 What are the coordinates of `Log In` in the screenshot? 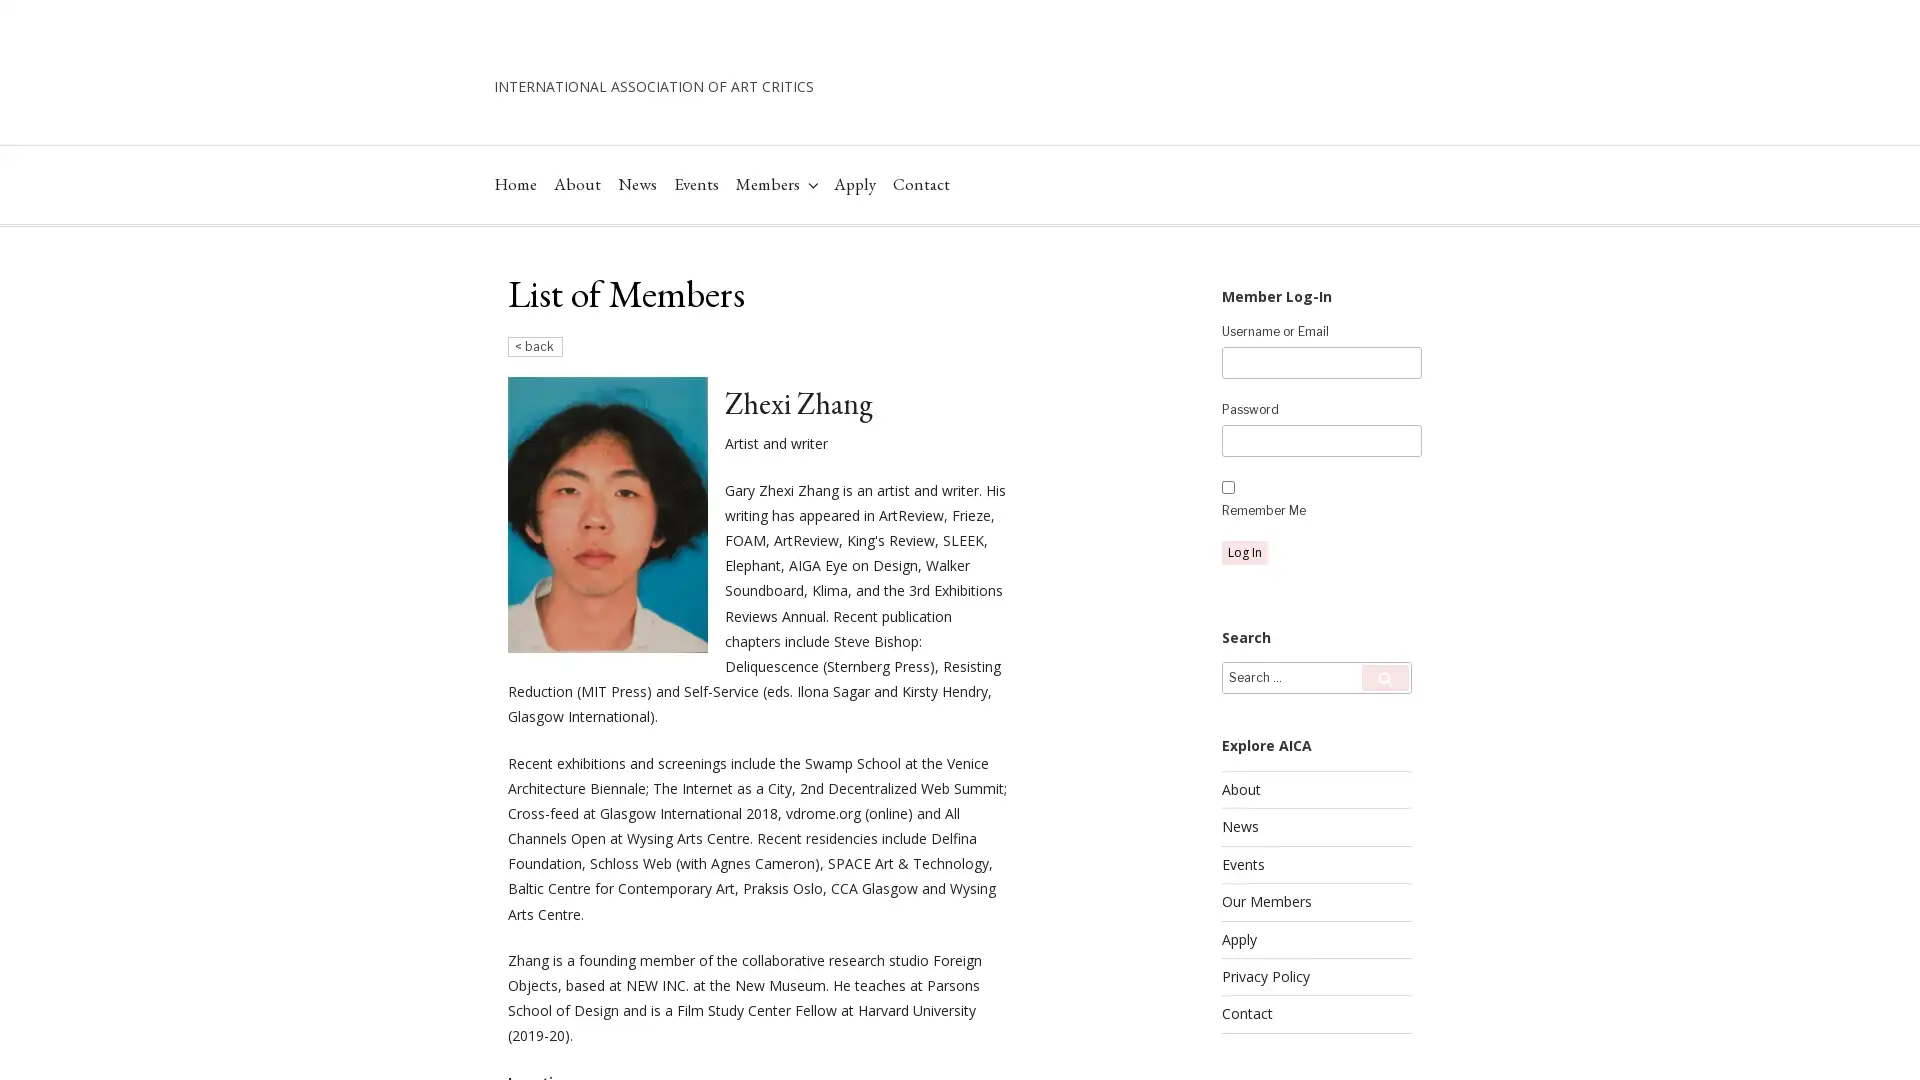 It's located at (1243, 613).